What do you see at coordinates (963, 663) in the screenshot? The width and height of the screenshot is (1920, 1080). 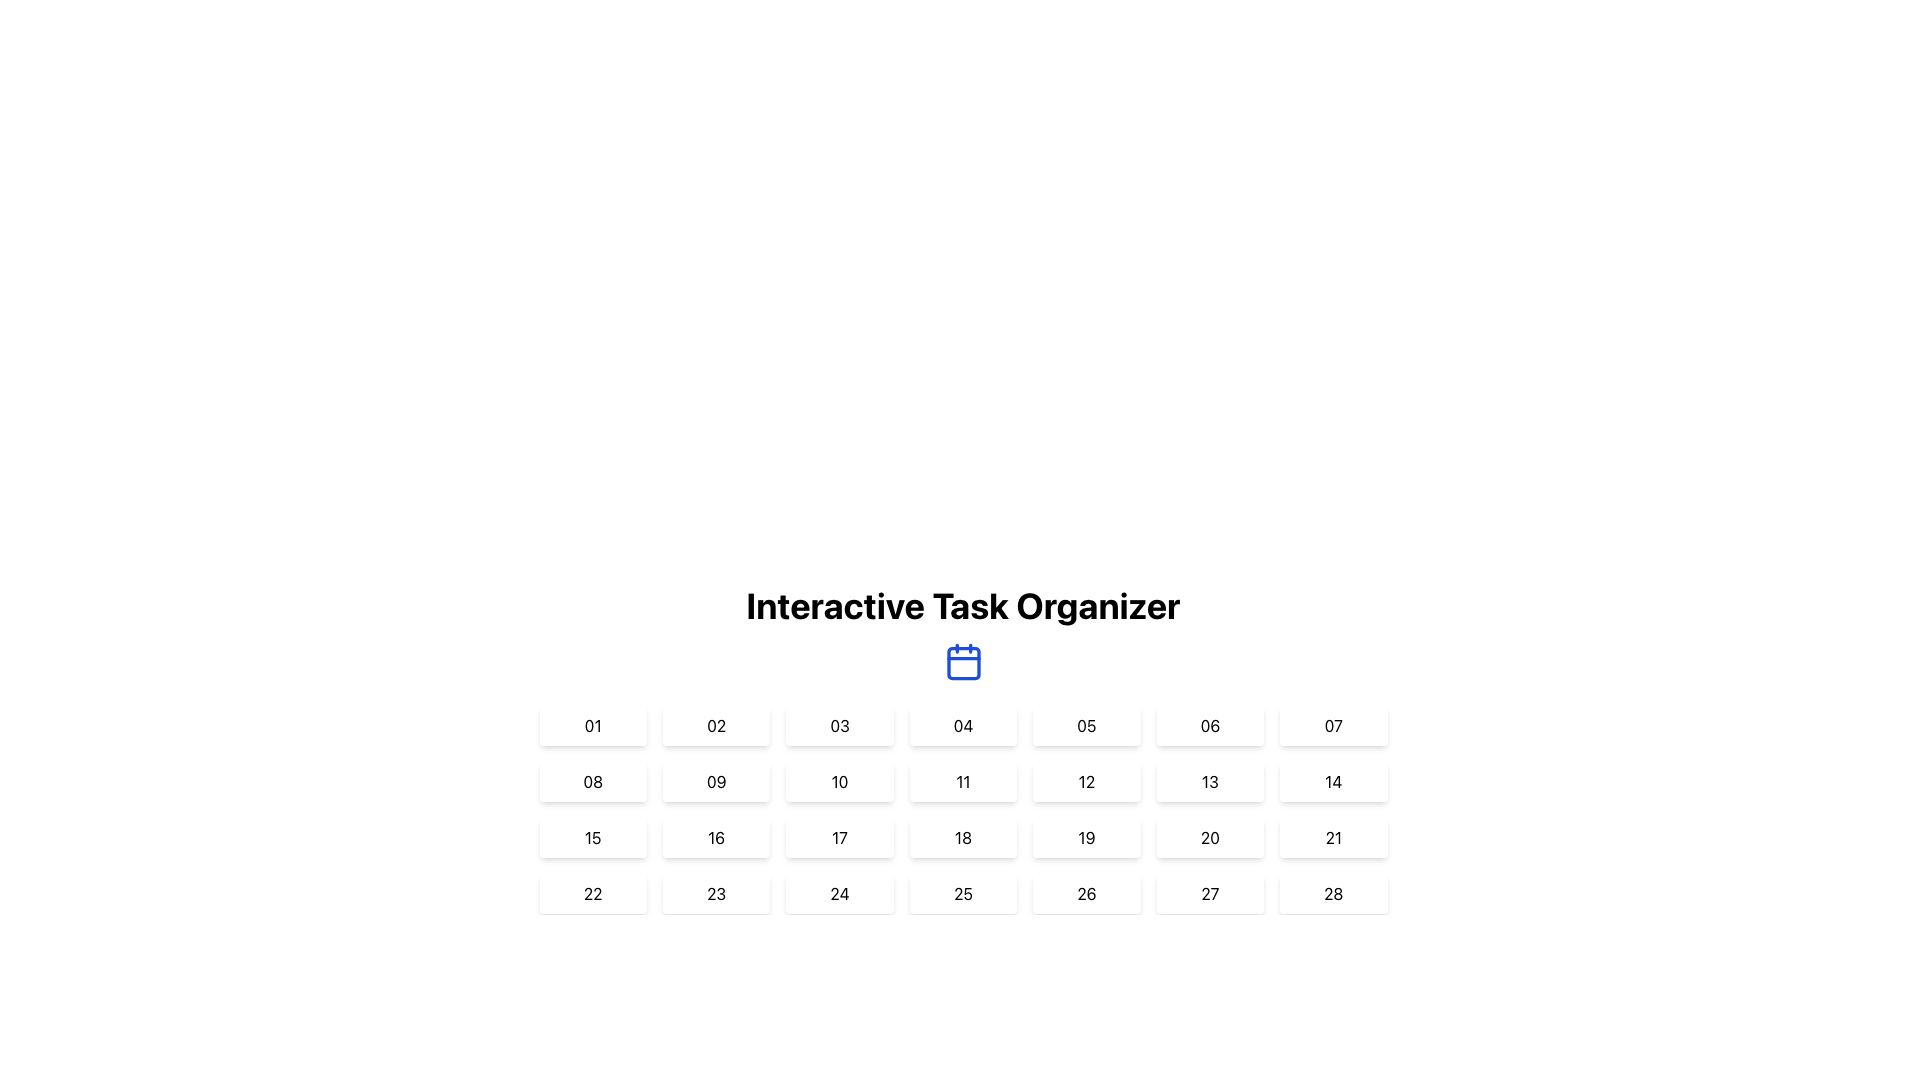 I see `the filled rectangular shape with rounded corners located centrally within the calendar icon` at bounding box center [963, 663].